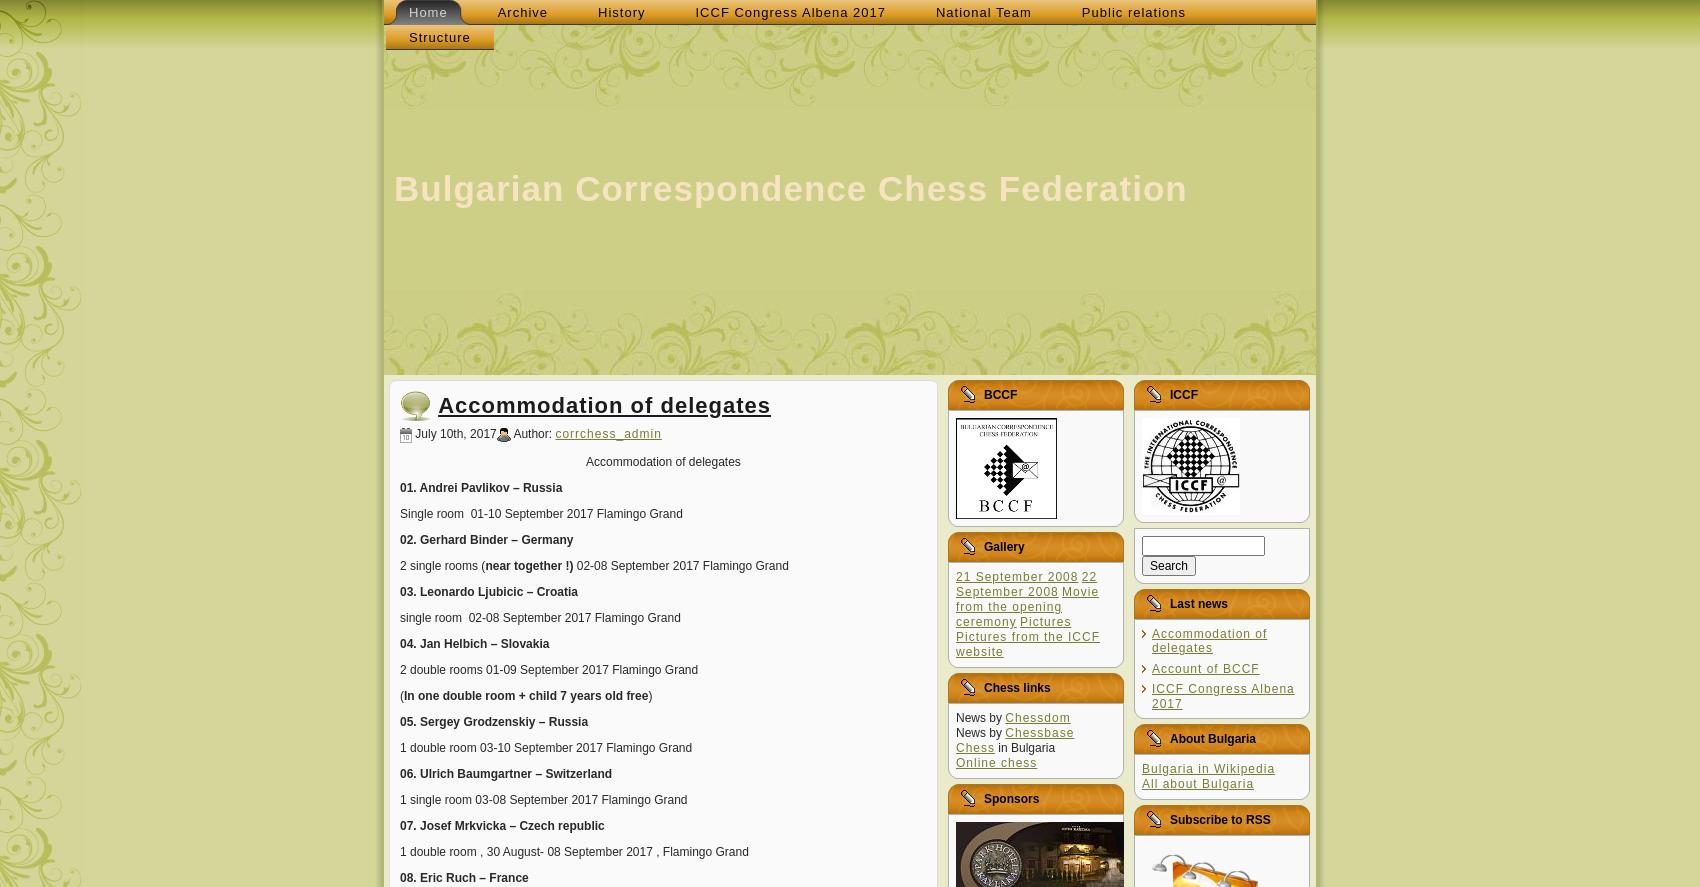  What do you see at coordinates (522, 12) in the screenshot?
I see `'Archive'` at bounding box center [522, 12].